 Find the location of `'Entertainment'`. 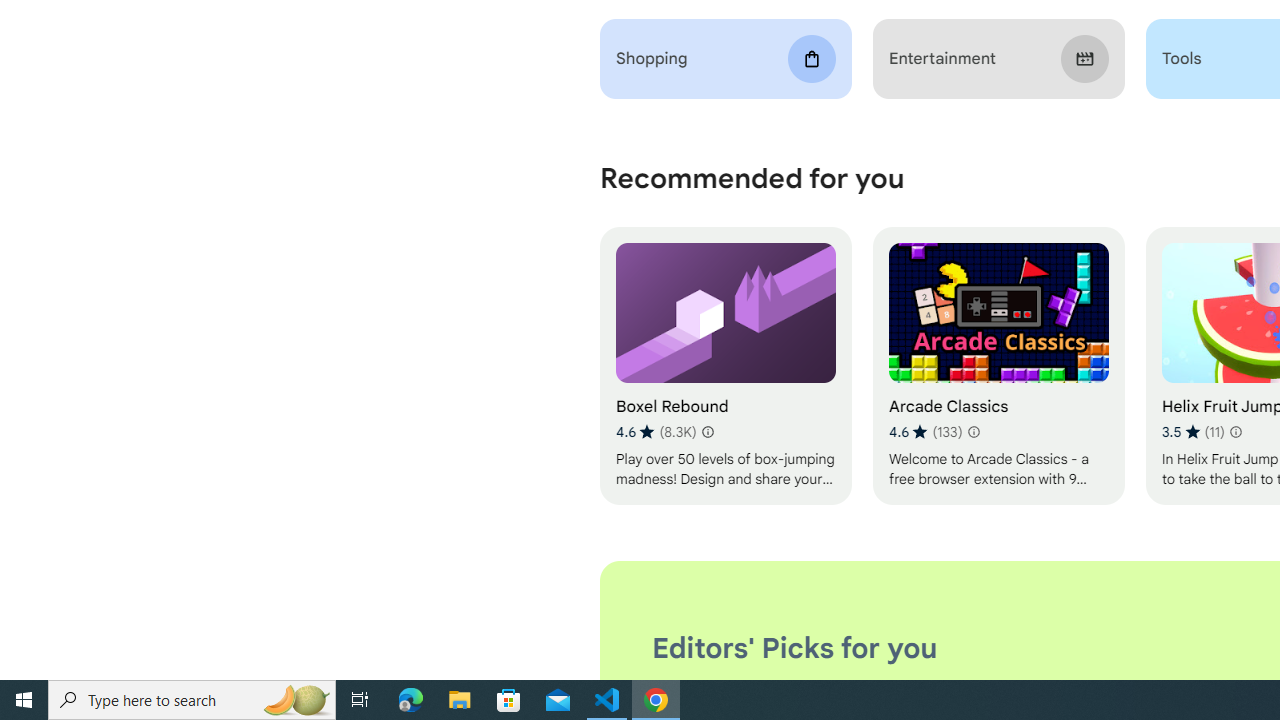

'Entertainment' is located at coordinates (998, 58).